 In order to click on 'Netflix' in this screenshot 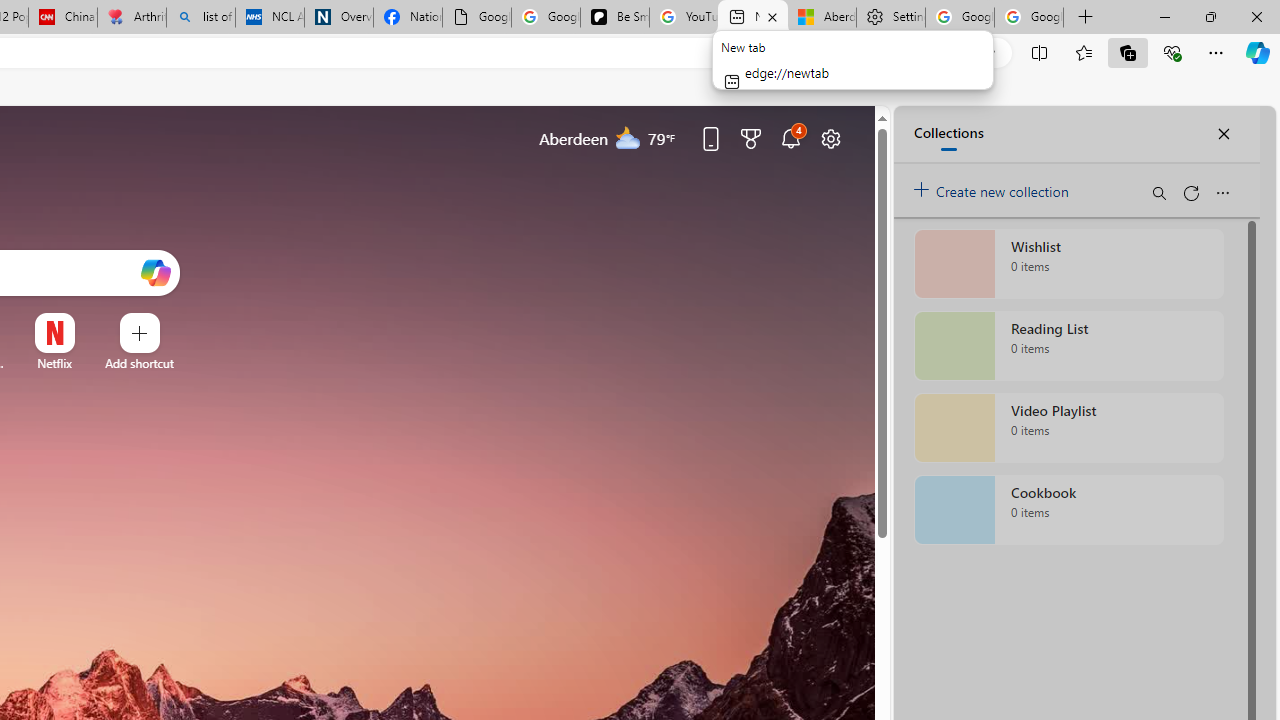, I will do `click(54, 363)`.